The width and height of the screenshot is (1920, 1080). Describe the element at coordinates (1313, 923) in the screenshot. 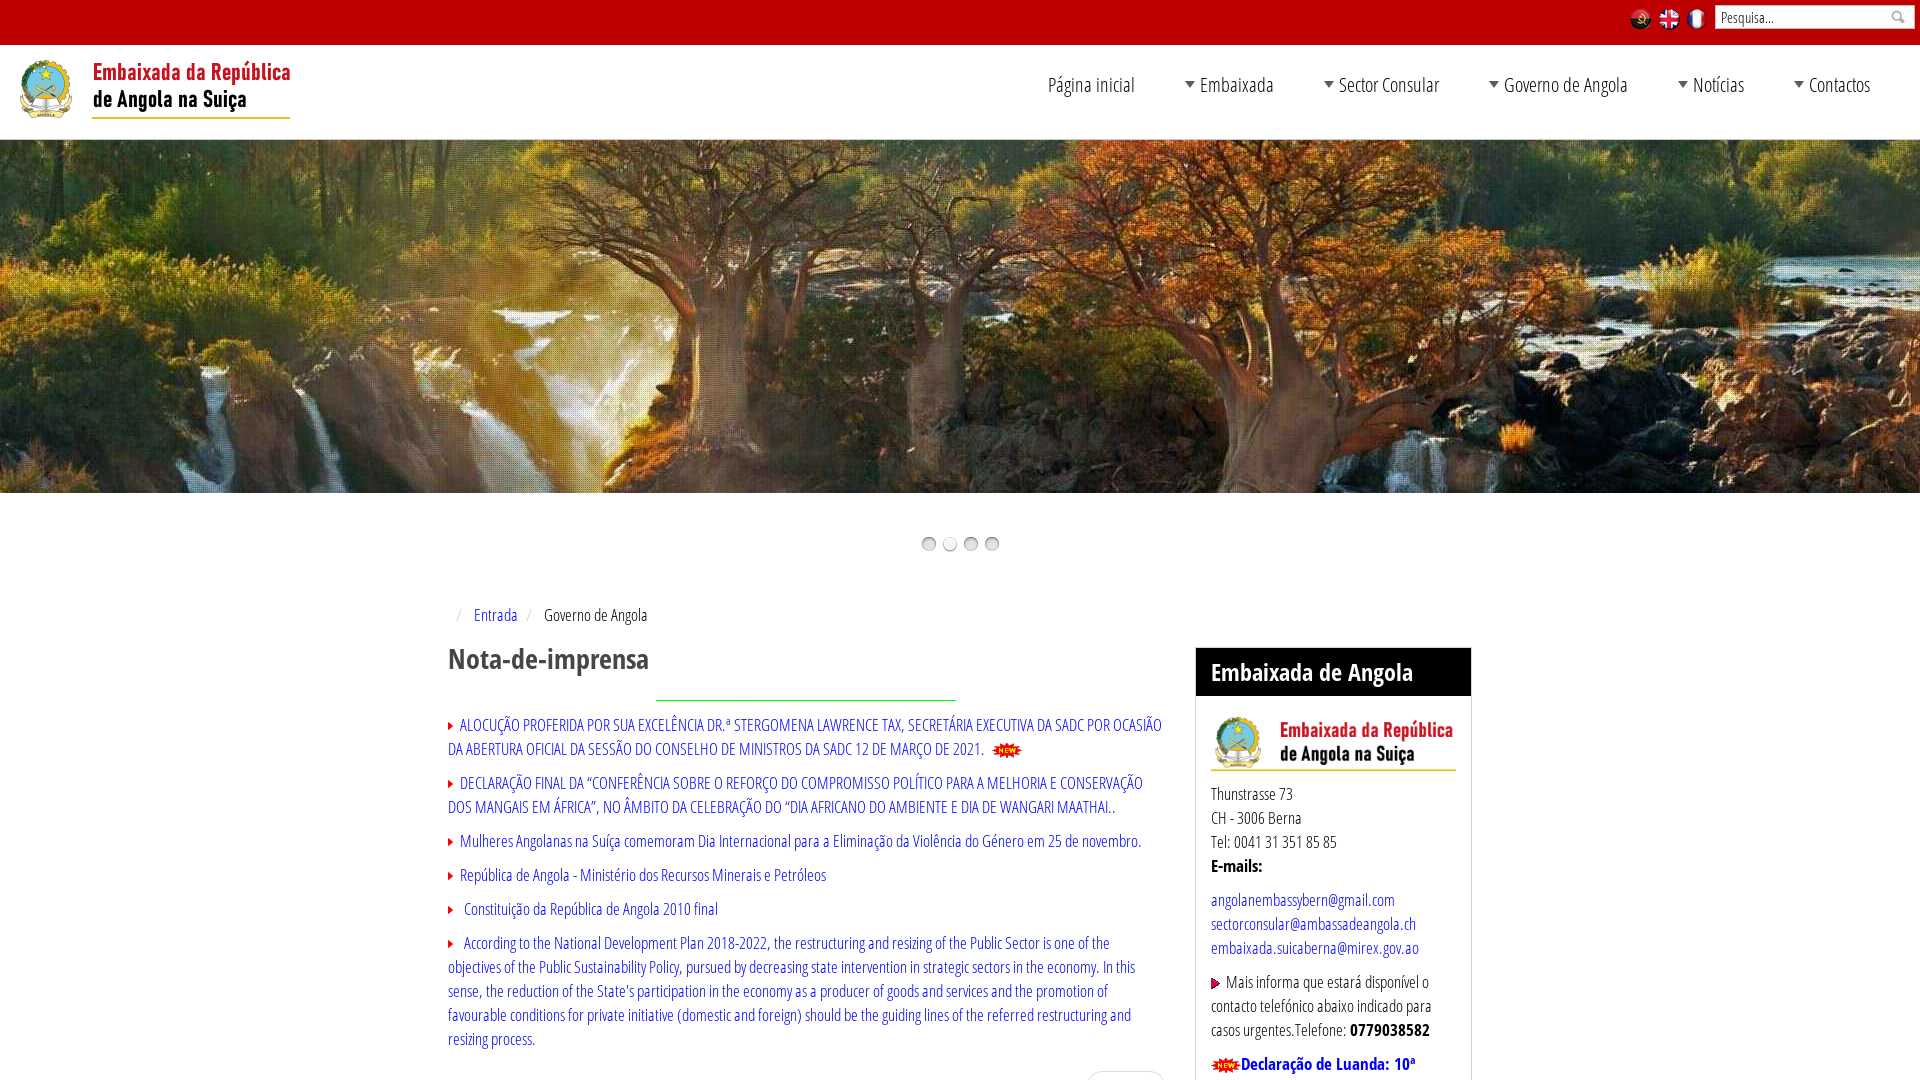

I see `'sectorconsular@ambassadeangola.ch'` at that location.